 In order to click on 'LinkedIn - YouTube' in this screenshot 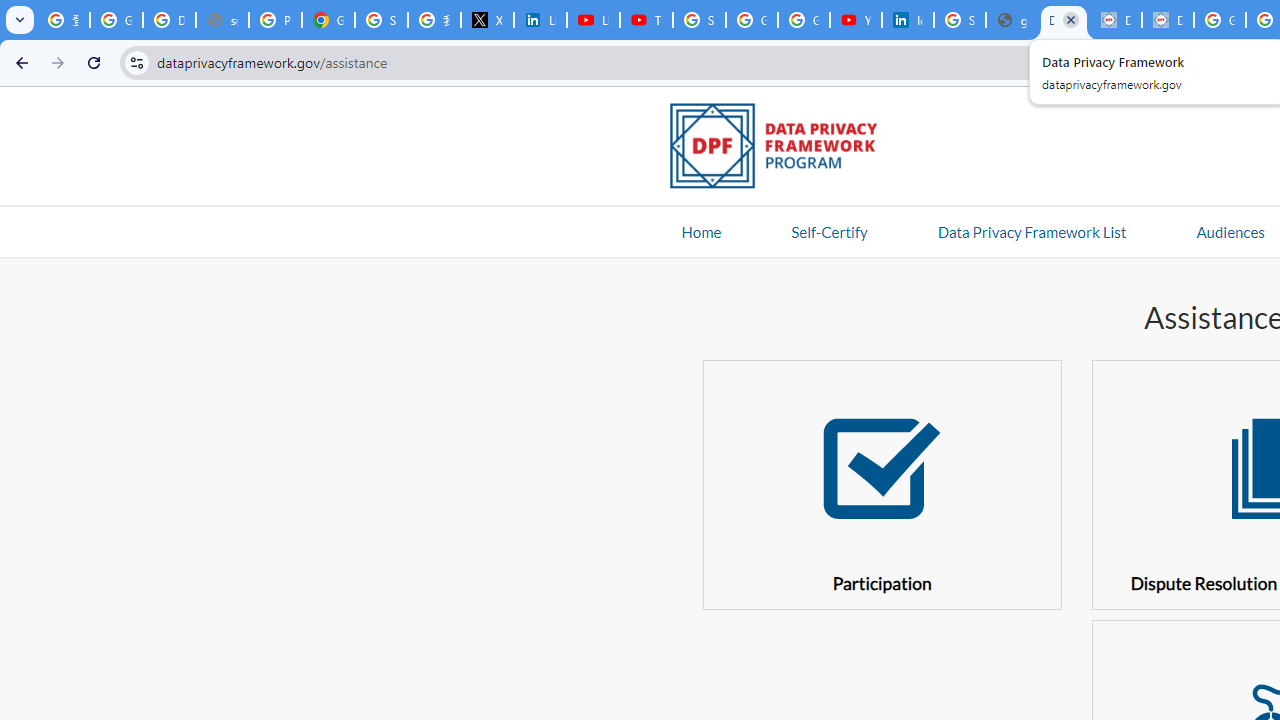, I will do `click(592, 20)`.